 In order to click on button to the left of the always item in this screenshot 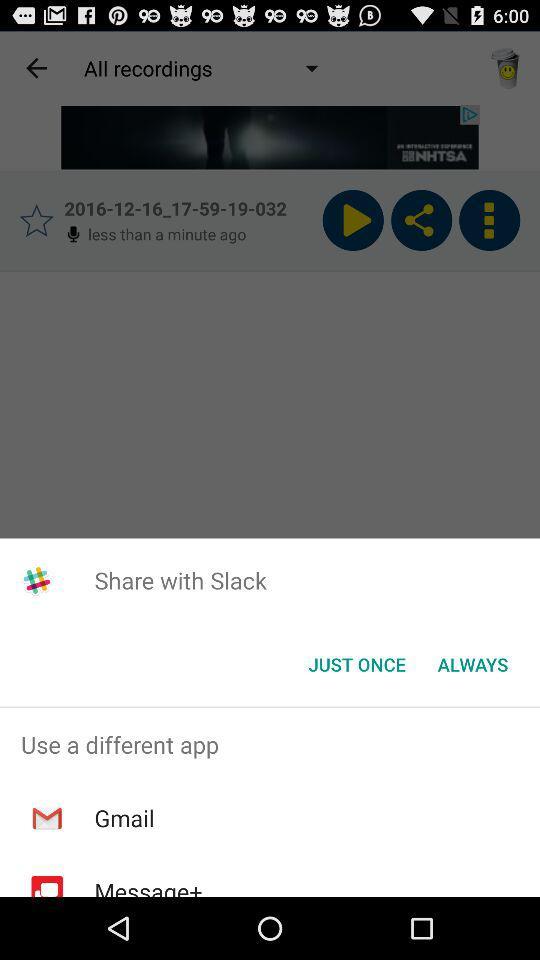, I will do `click(356, 664)`.